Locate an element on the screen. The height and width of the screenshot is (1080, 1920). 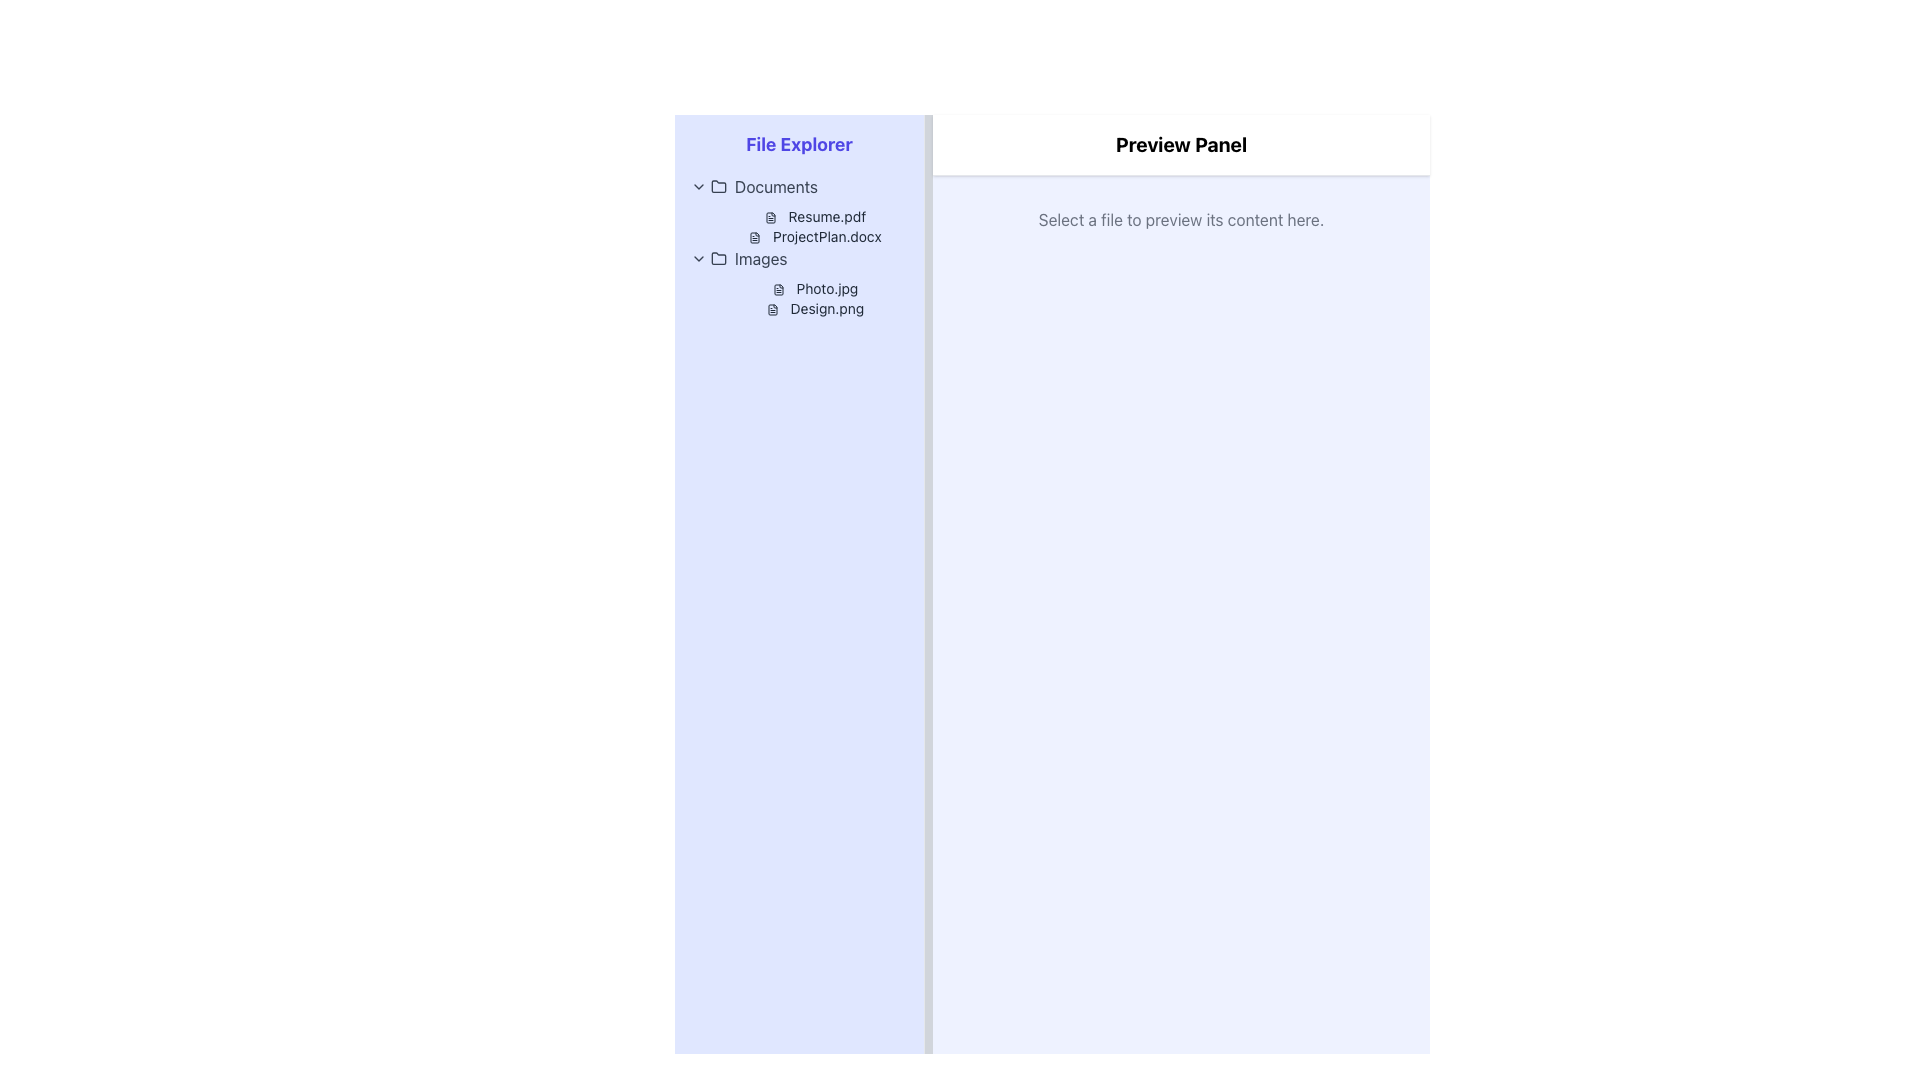
the small downward-pointing chevron icon next to the 'Documents' label is located at coordinates (699, 186).